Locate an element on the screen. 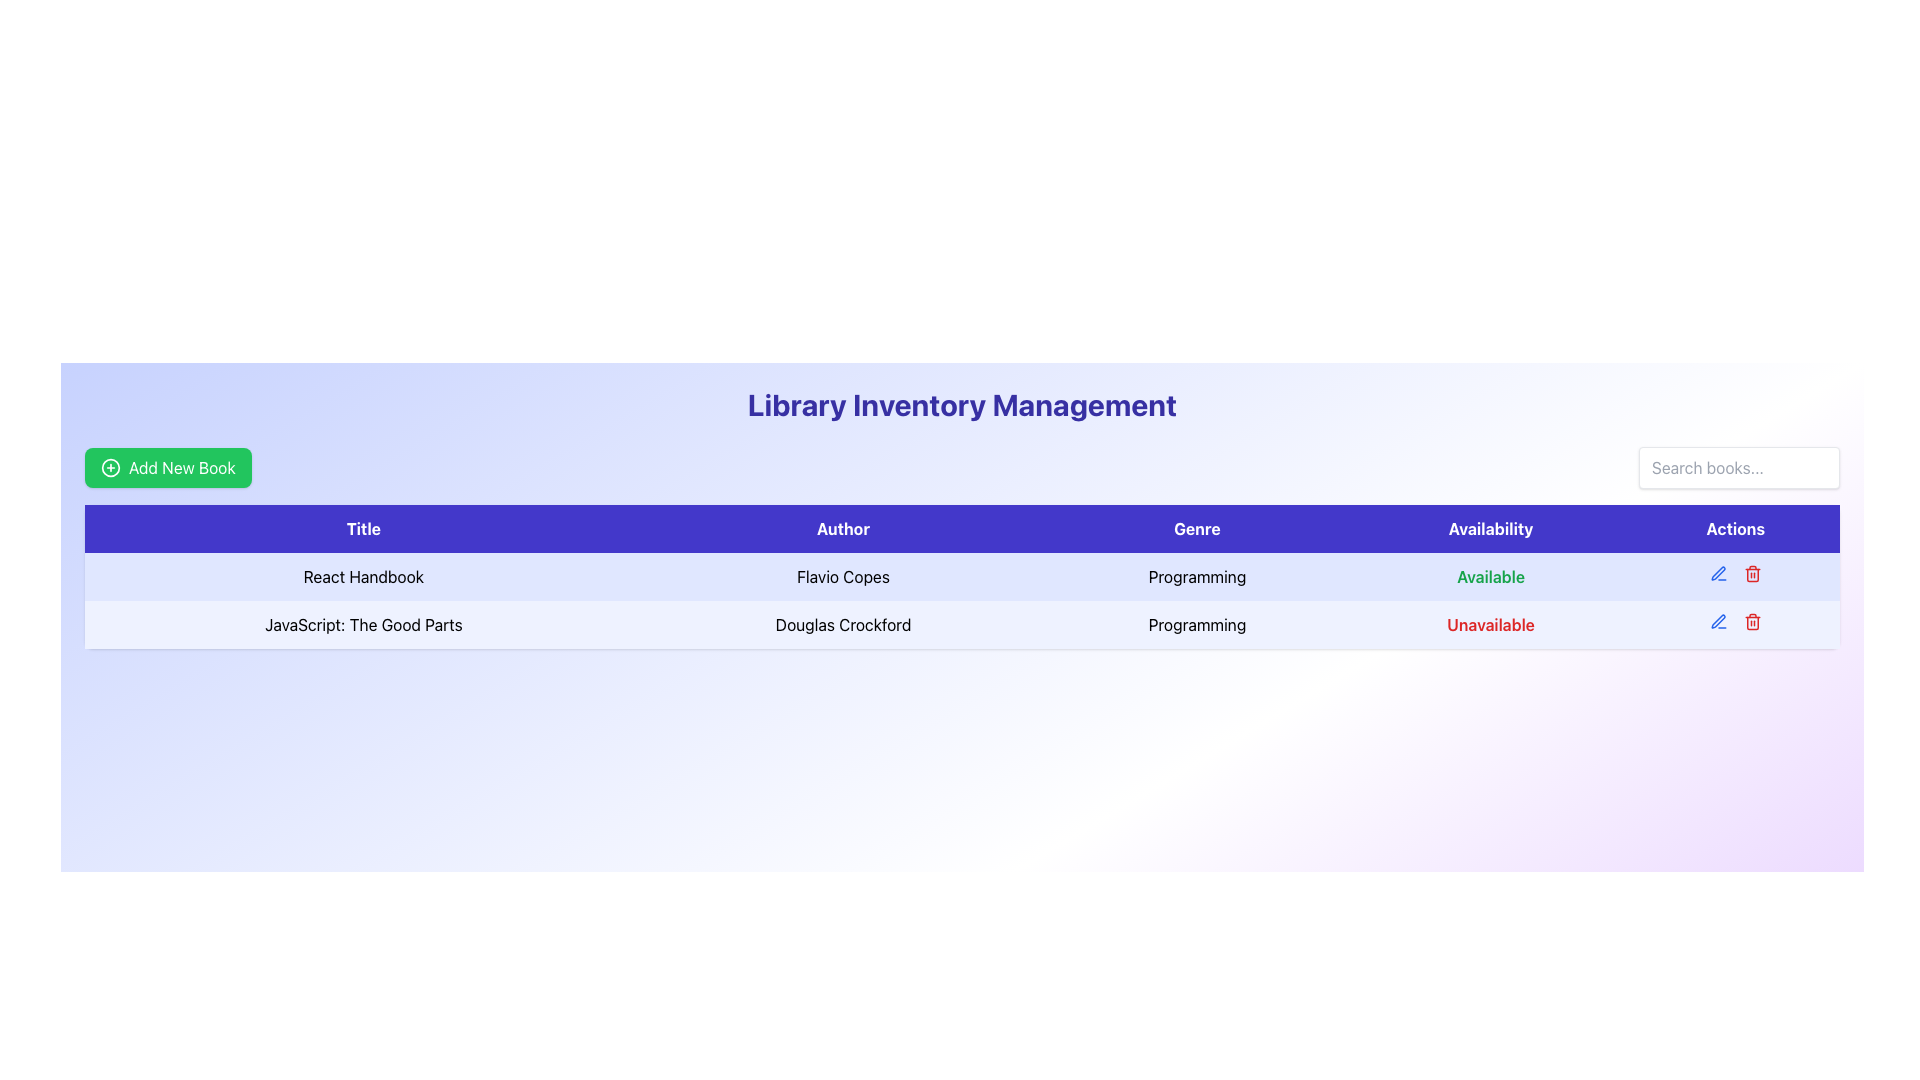 The height and width of the screenshot is (1080, 1920). the red-colored text label that says 'Unavailable' in the Availability column of the second row in the data table is located at coordinates (1491, 623).